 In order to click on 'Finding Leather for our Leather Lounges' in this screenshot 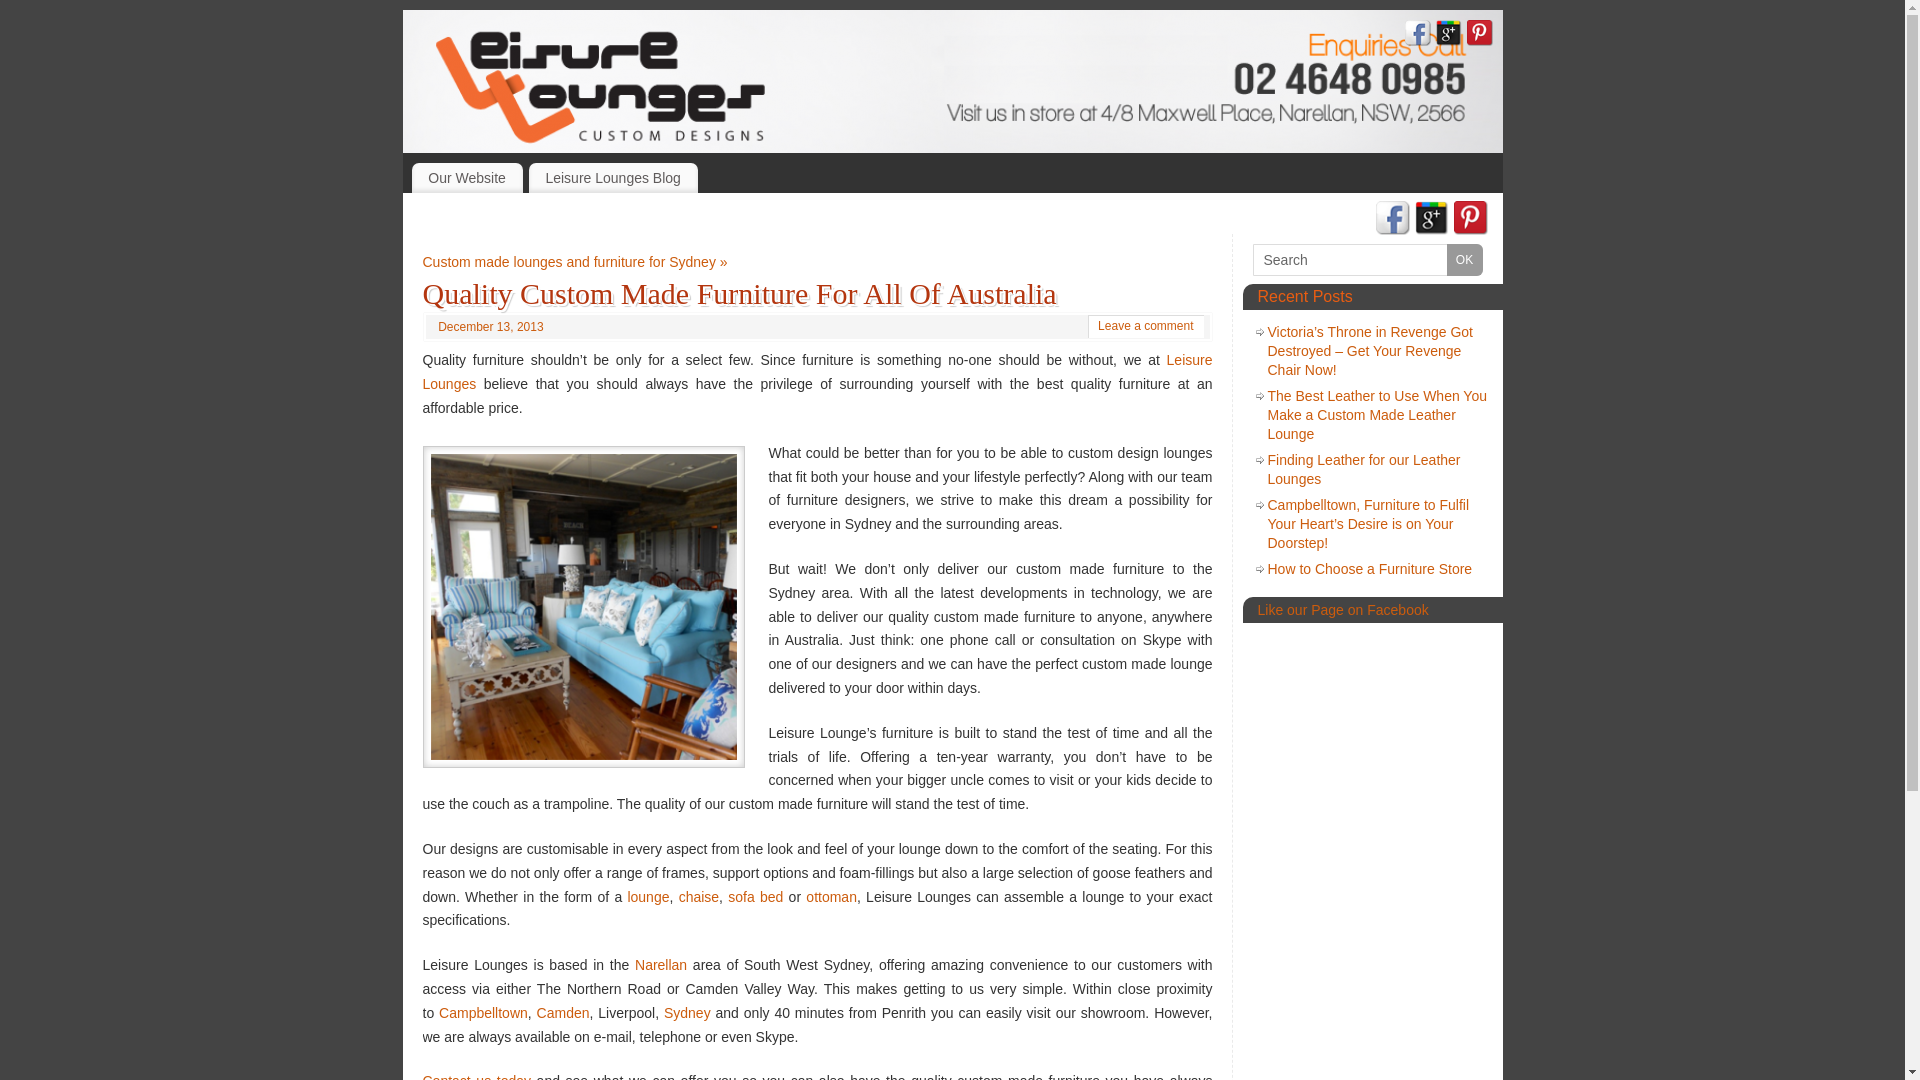, I will do `click(1363, 469)`.